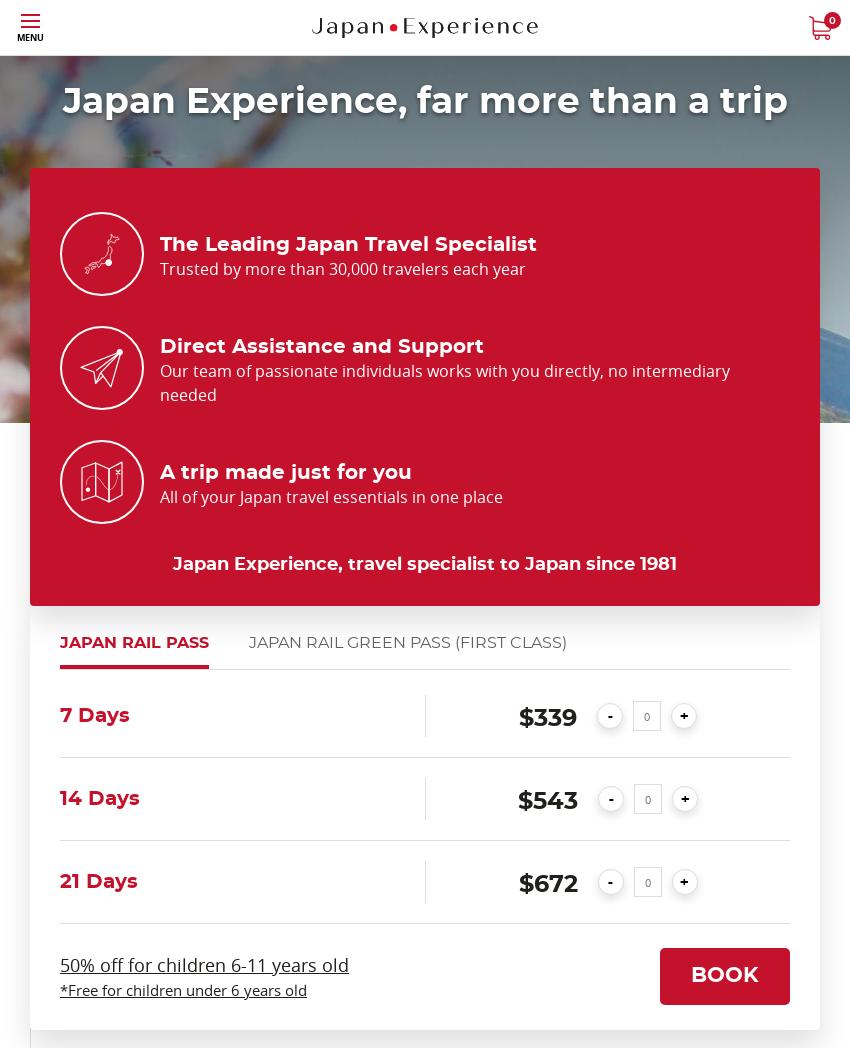 The image size is (850, 1048). I want to click on '$543', so click(546, 801).